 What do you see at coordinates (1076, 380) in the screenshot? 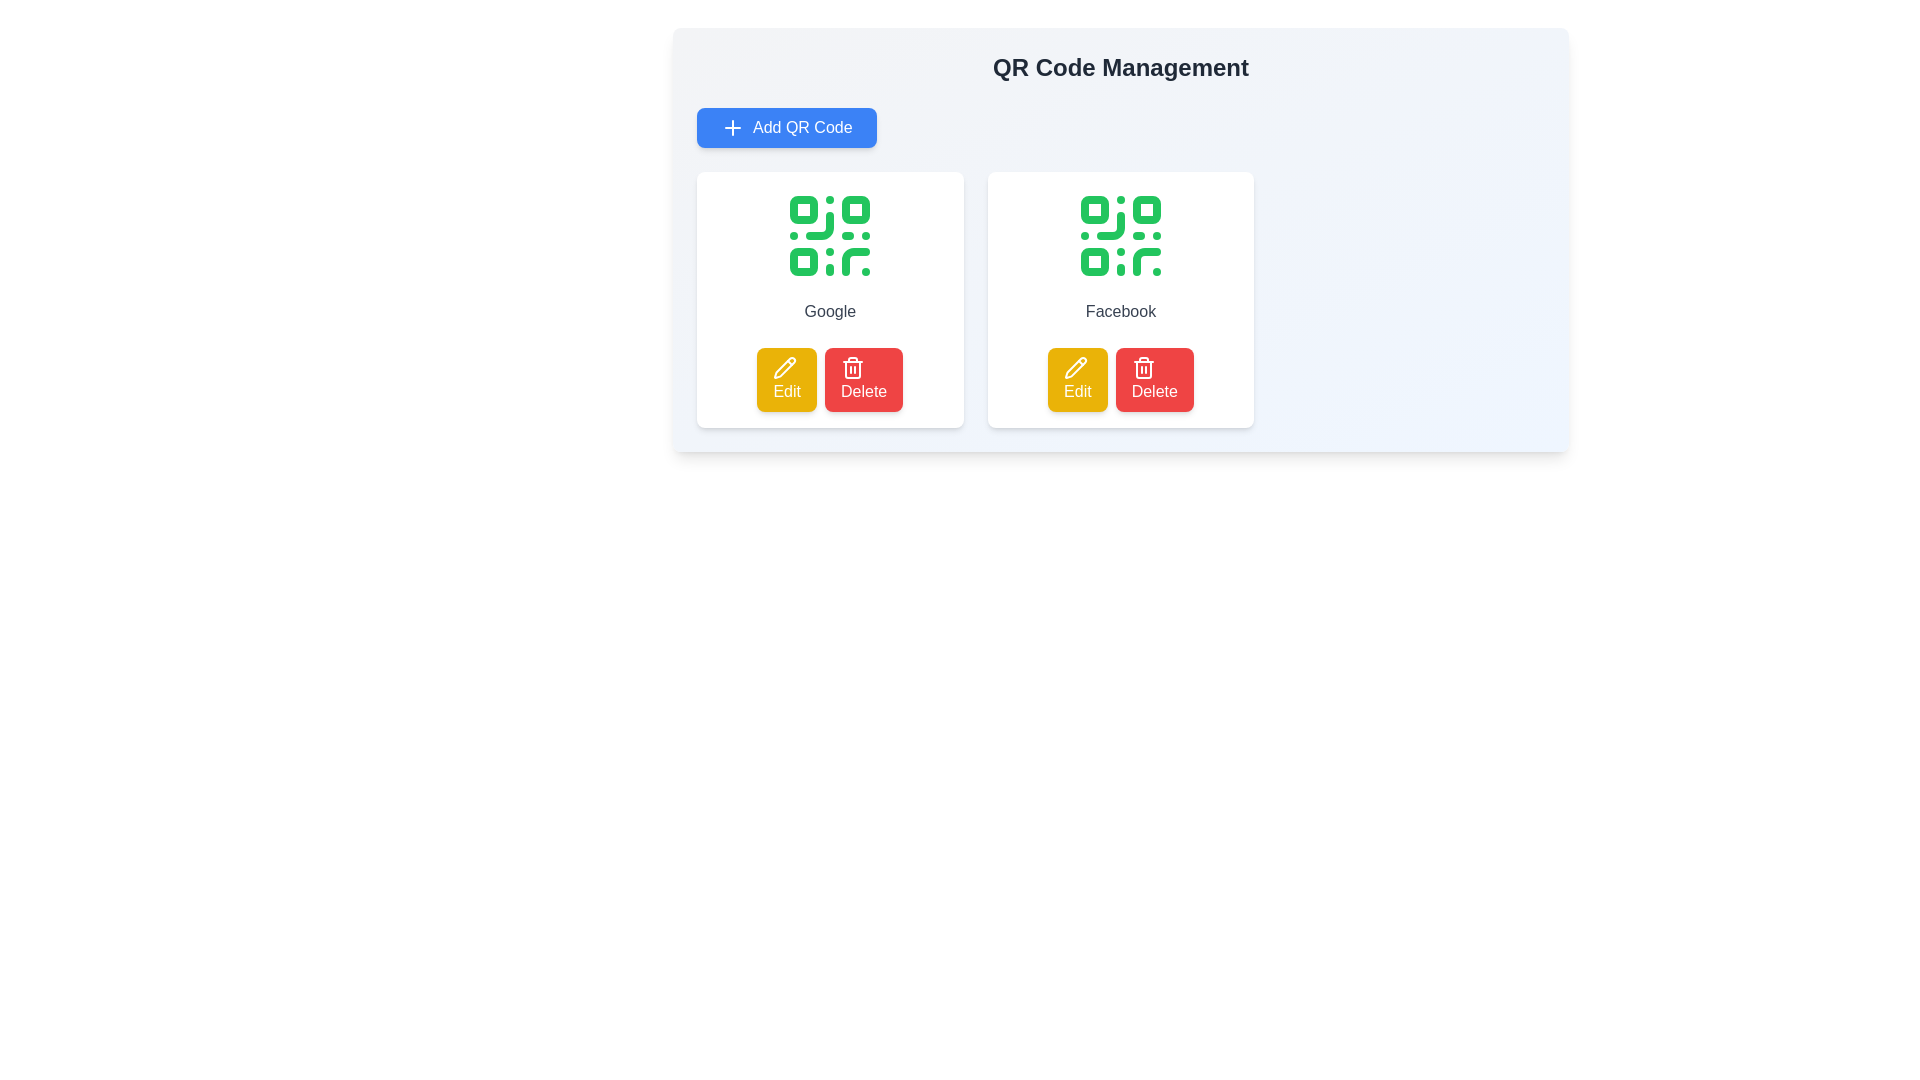
I see `the 'Edit' button located in the second column under the 'Facebook' QR code, directly next to the 'Delete' button` at bounding box center [1076, 380].